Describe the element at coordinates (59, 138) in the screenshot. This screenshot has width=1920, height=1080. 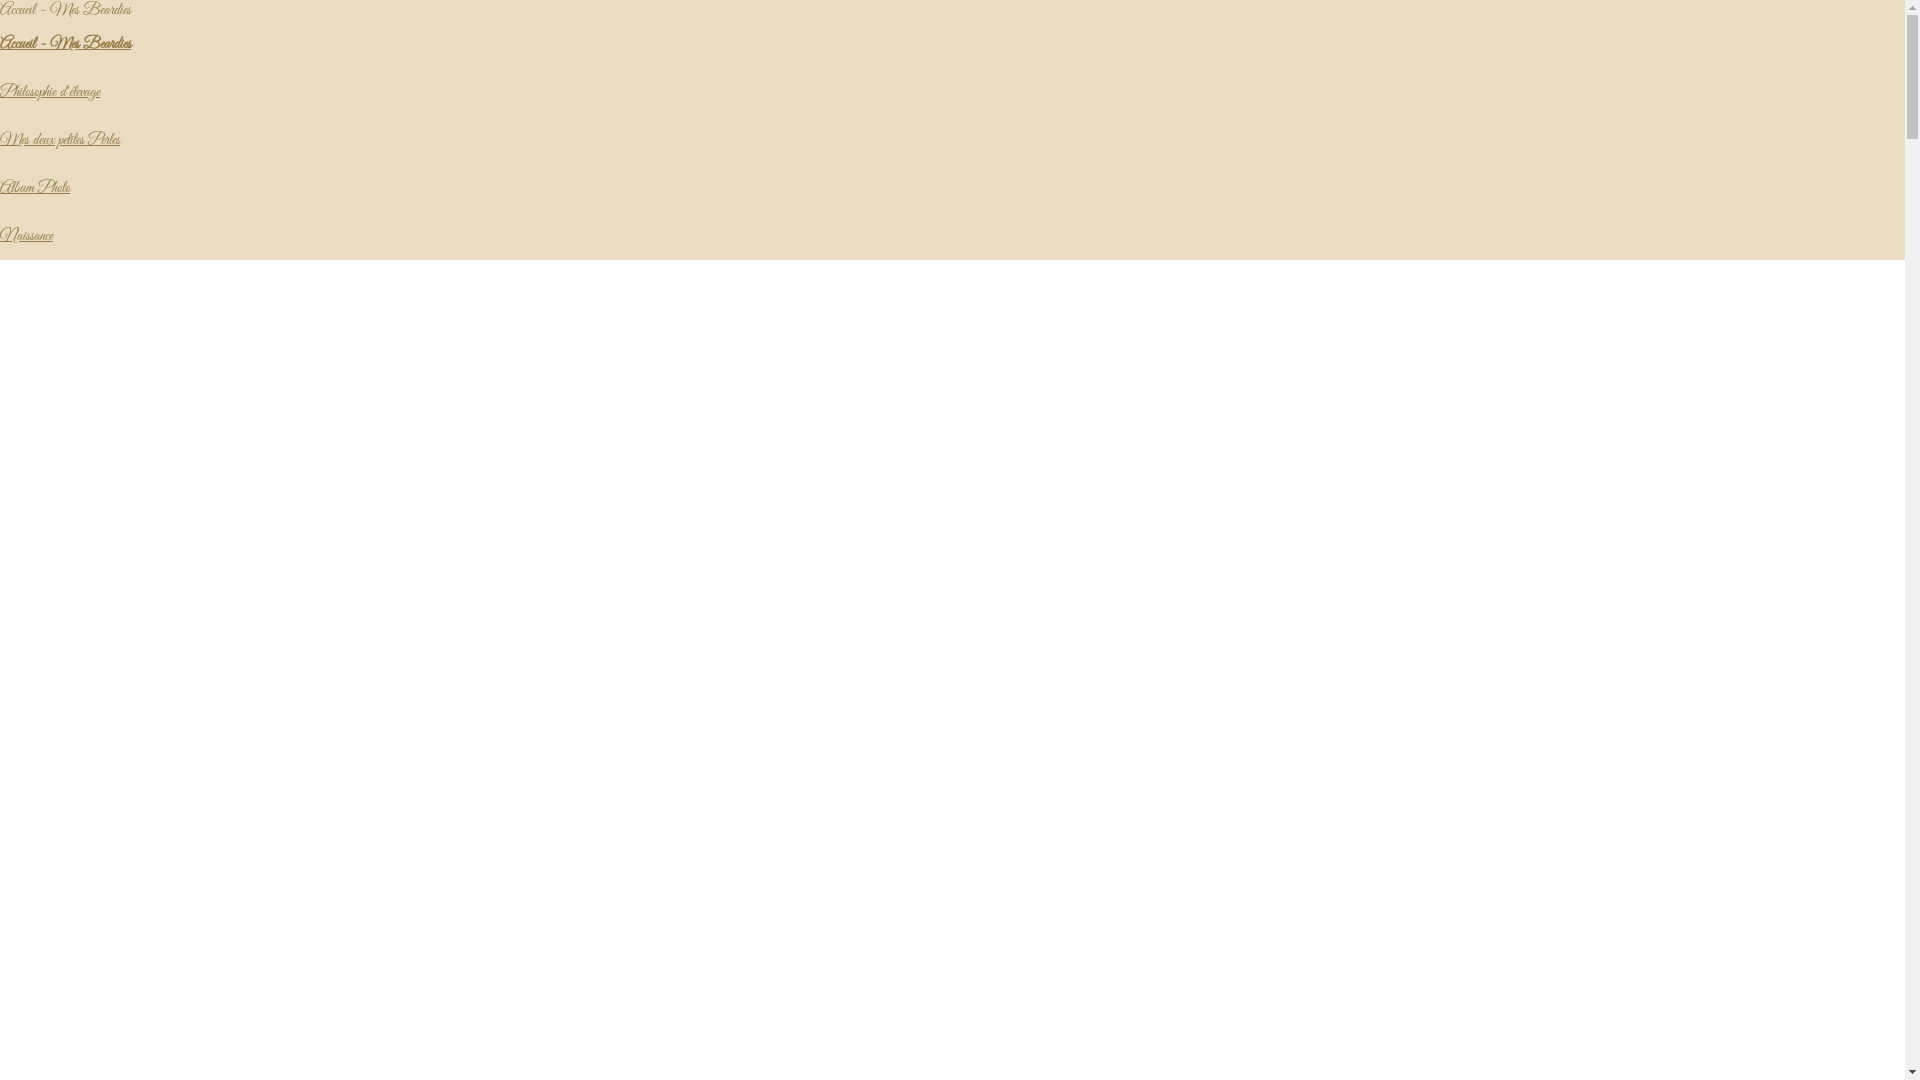
I see `'Mes deux petites Perles'` at that location.